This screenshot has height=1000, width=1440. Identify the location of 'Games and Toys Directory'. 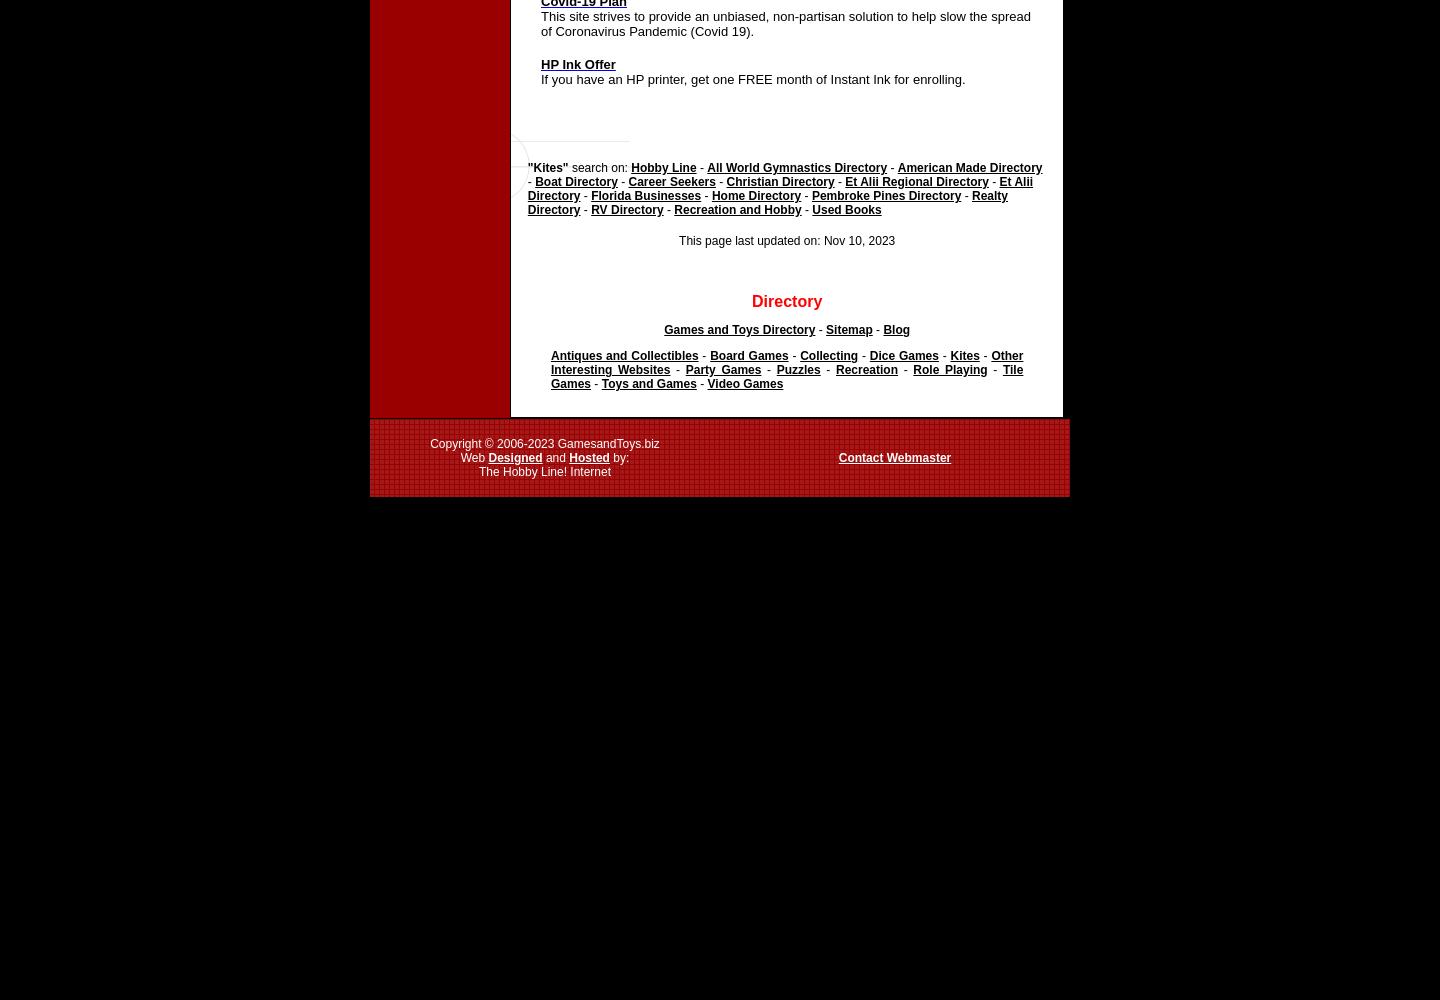
(663, 329).